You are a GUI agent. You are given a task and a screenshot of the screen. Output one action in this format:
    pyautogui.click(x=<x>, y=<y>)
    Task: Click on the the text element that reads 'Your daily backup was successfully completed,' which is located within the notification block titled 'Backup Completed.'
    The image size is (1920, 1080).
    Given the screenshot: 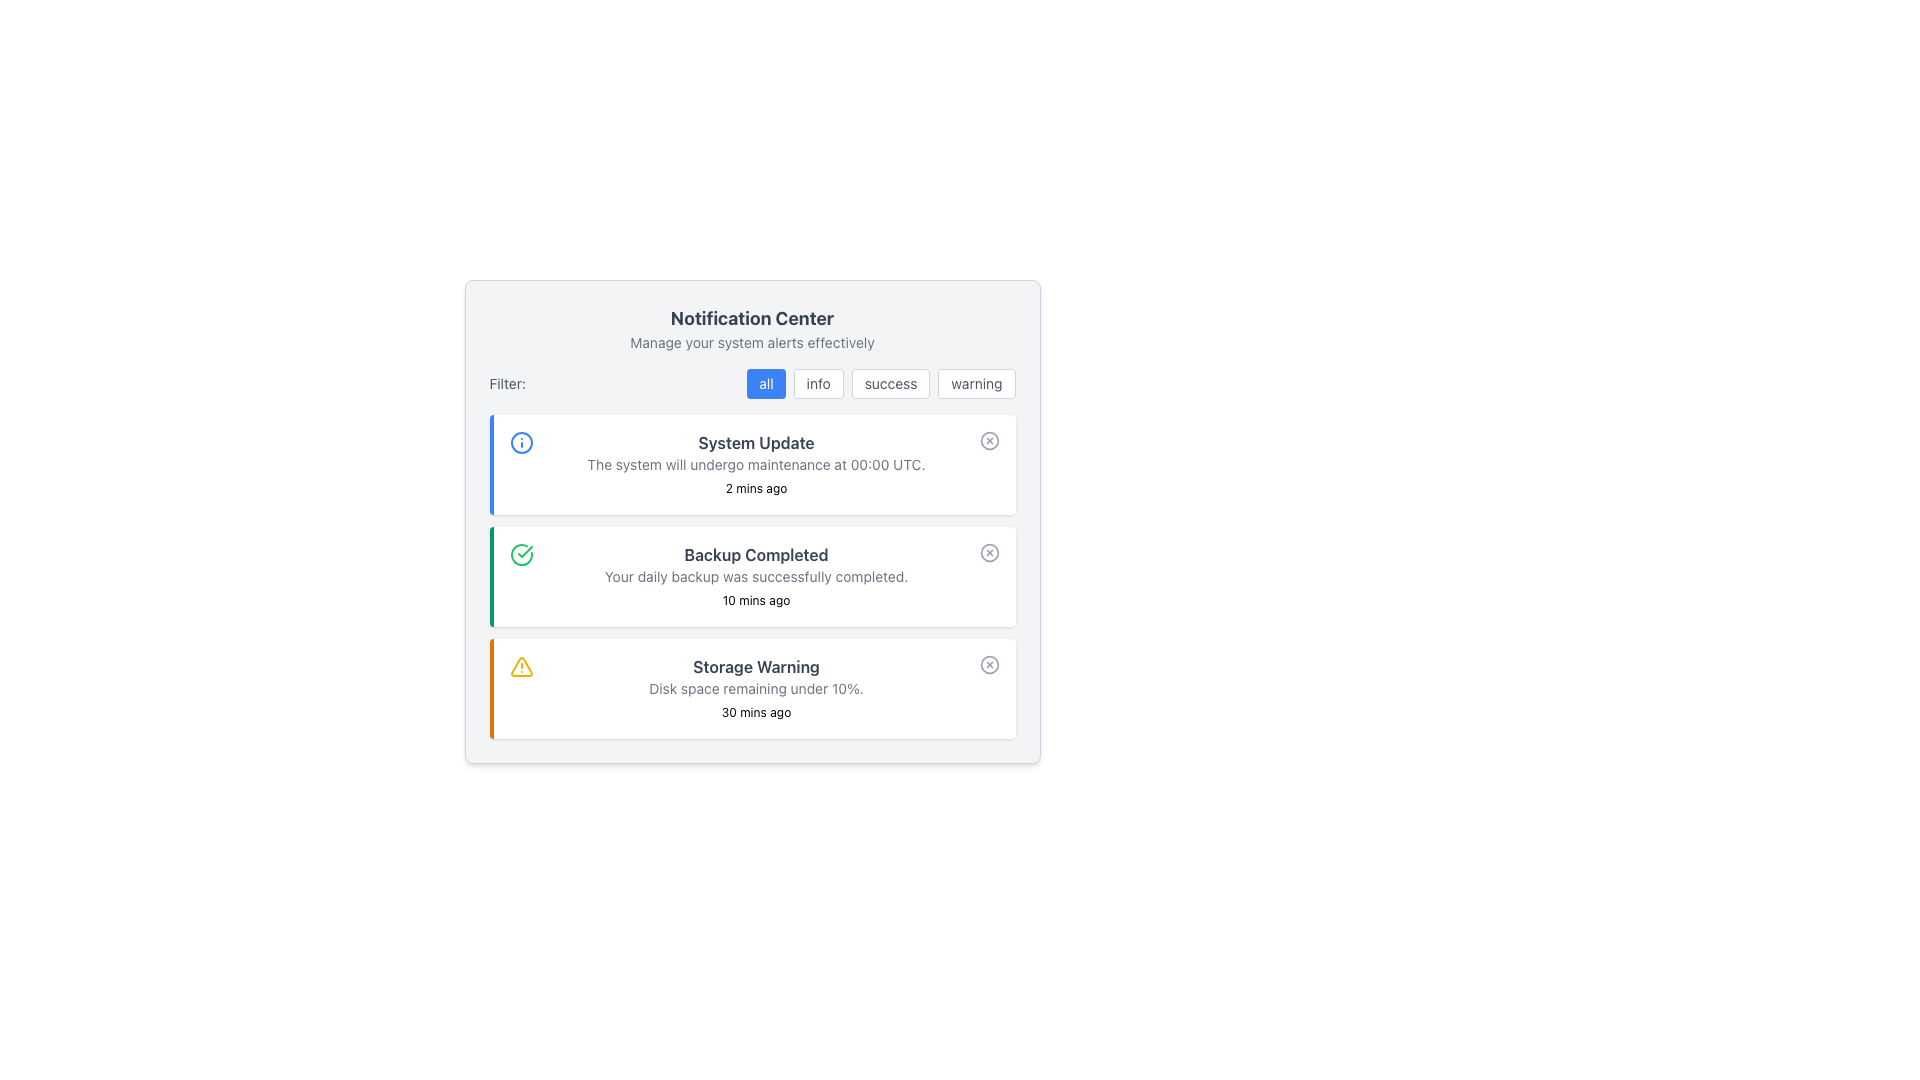 What is the action you would take?
    pyautogui.click(x=755, y=577)
    